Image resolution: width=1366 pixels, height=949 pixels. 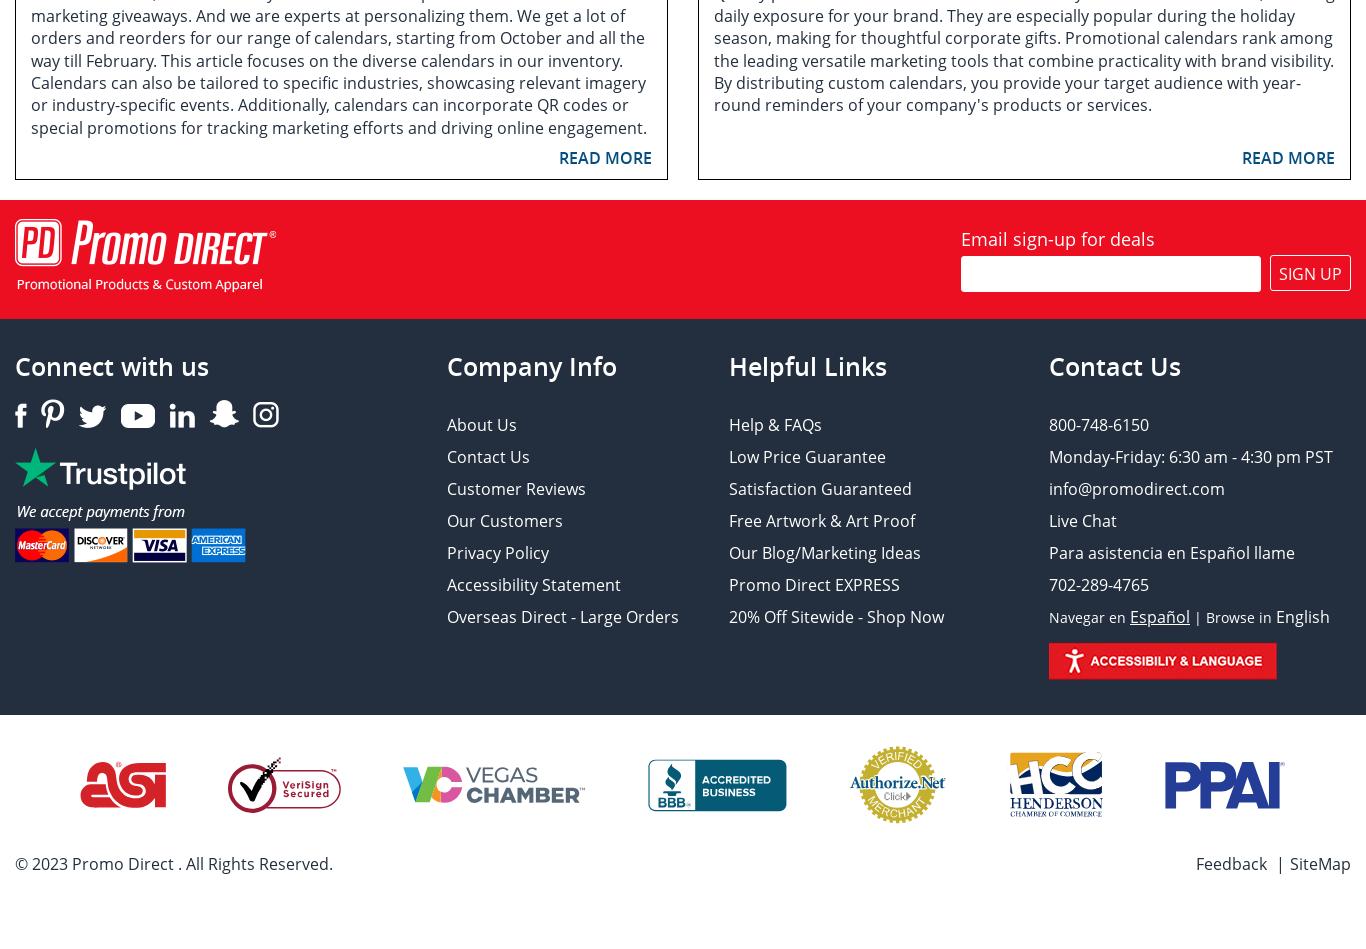 I want to click on 'Connect with us', so click(x=112, y=366).